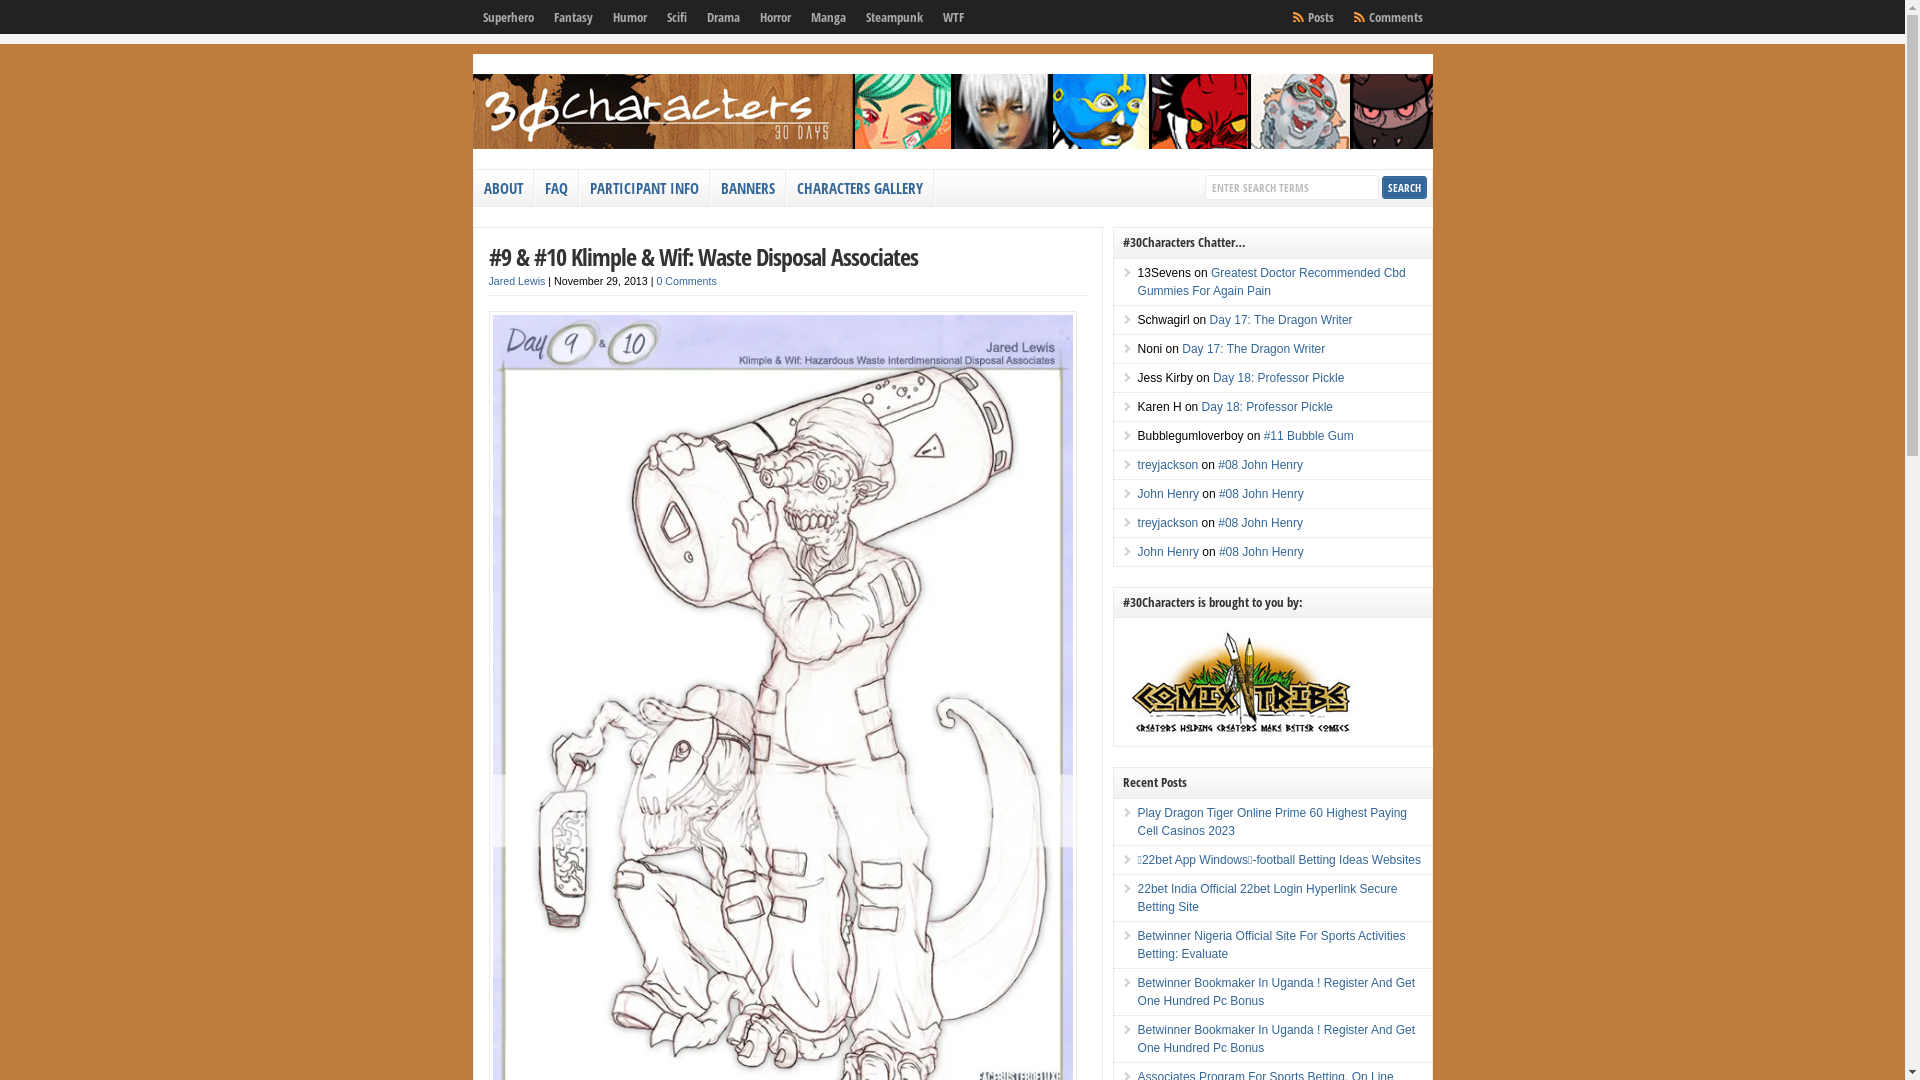 The height and width of the screenshot is (1080, 1920). What do you see at coordinates (572, 16) in the screenshot?
I see `'Fantasy'` at bounding box center [572, 16].